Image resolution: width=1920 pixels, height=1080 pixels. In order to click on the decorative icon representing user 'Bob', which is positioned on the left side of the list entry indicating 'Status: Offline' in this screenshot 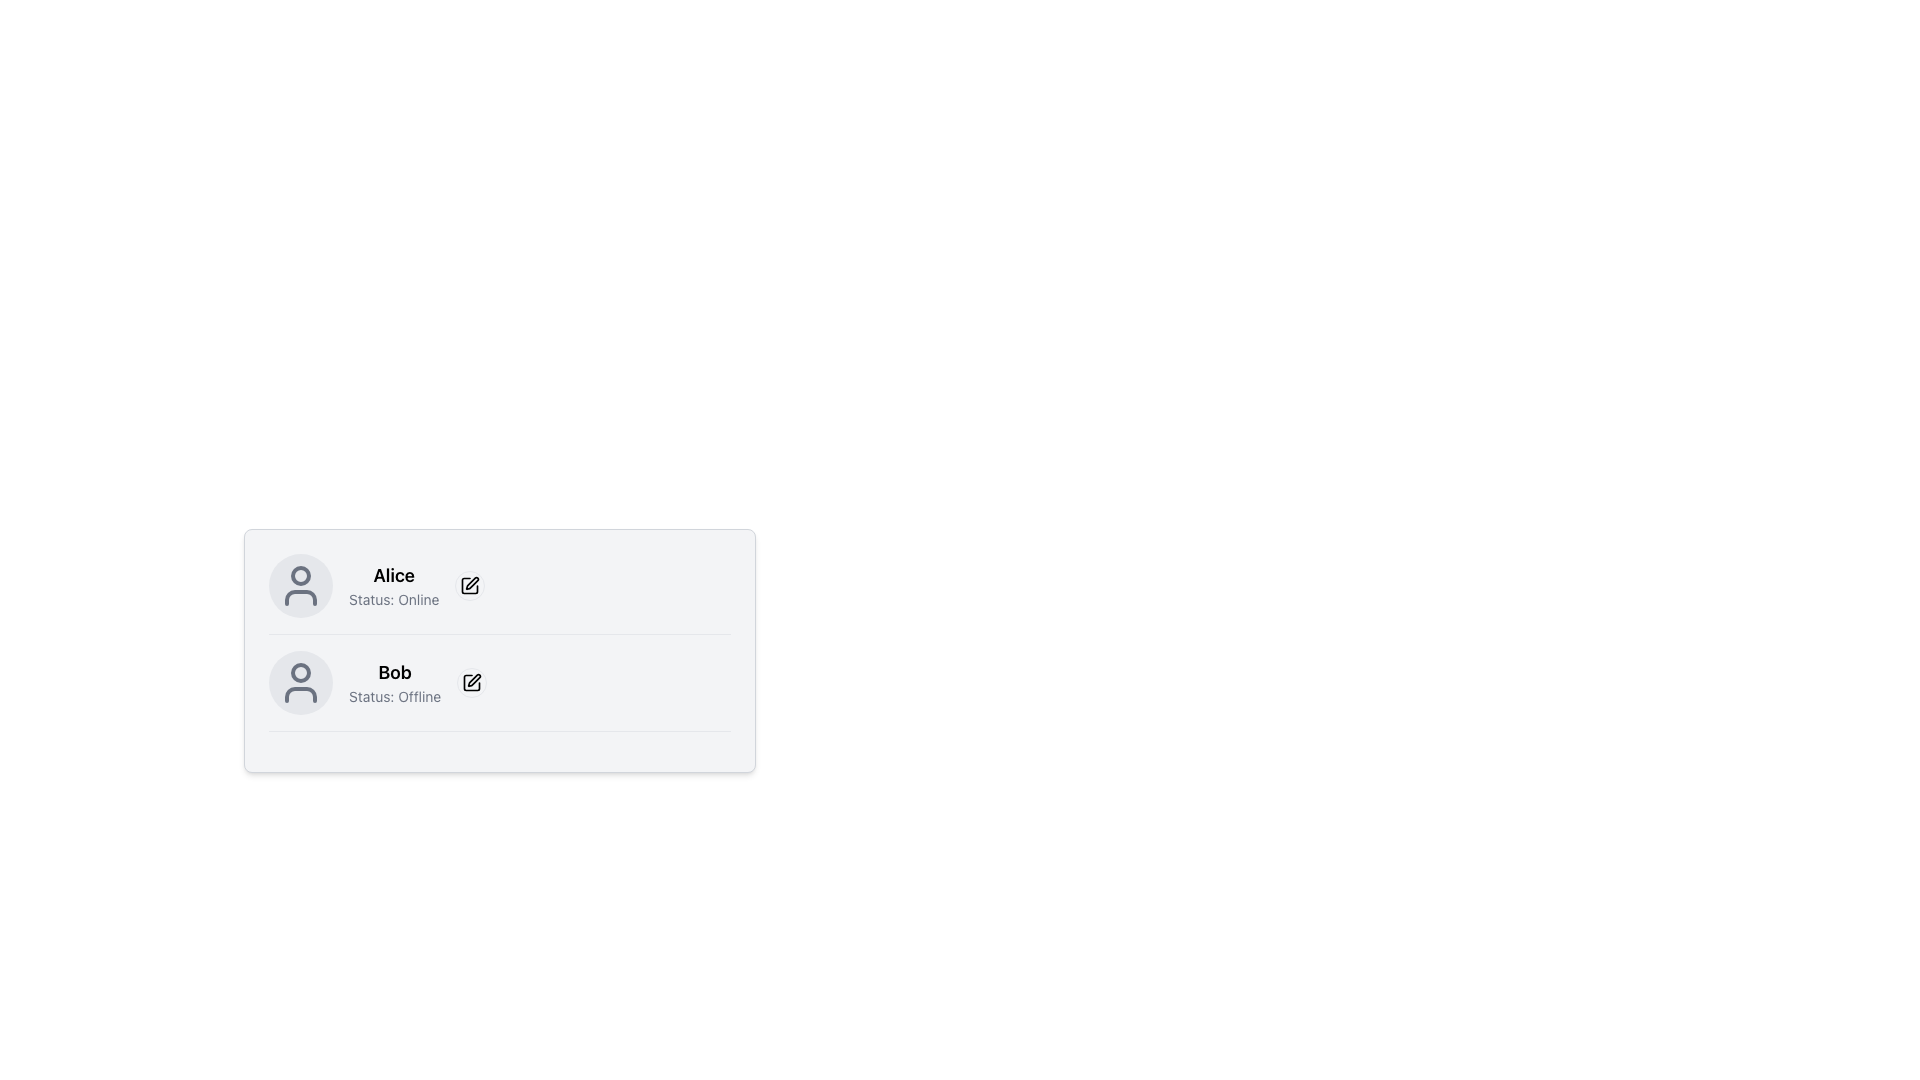, I will do `click(300, 681)`.